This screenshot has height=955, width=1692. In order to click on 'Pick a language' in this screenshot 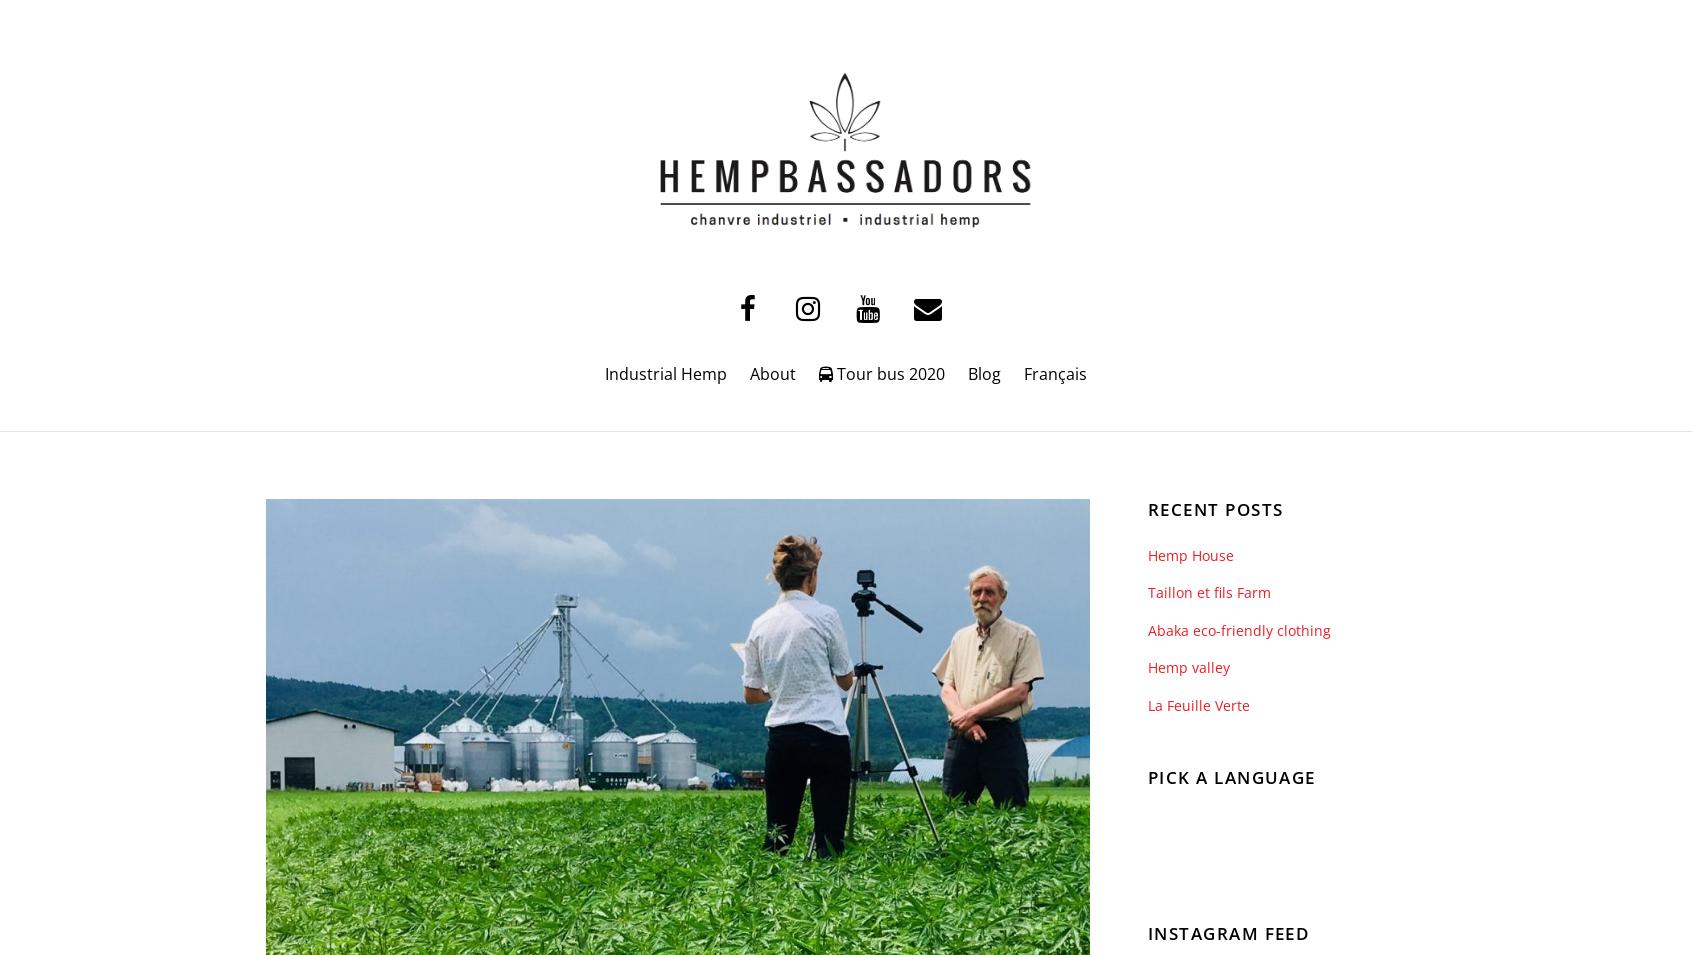, I will do `click(1146, 776)`.